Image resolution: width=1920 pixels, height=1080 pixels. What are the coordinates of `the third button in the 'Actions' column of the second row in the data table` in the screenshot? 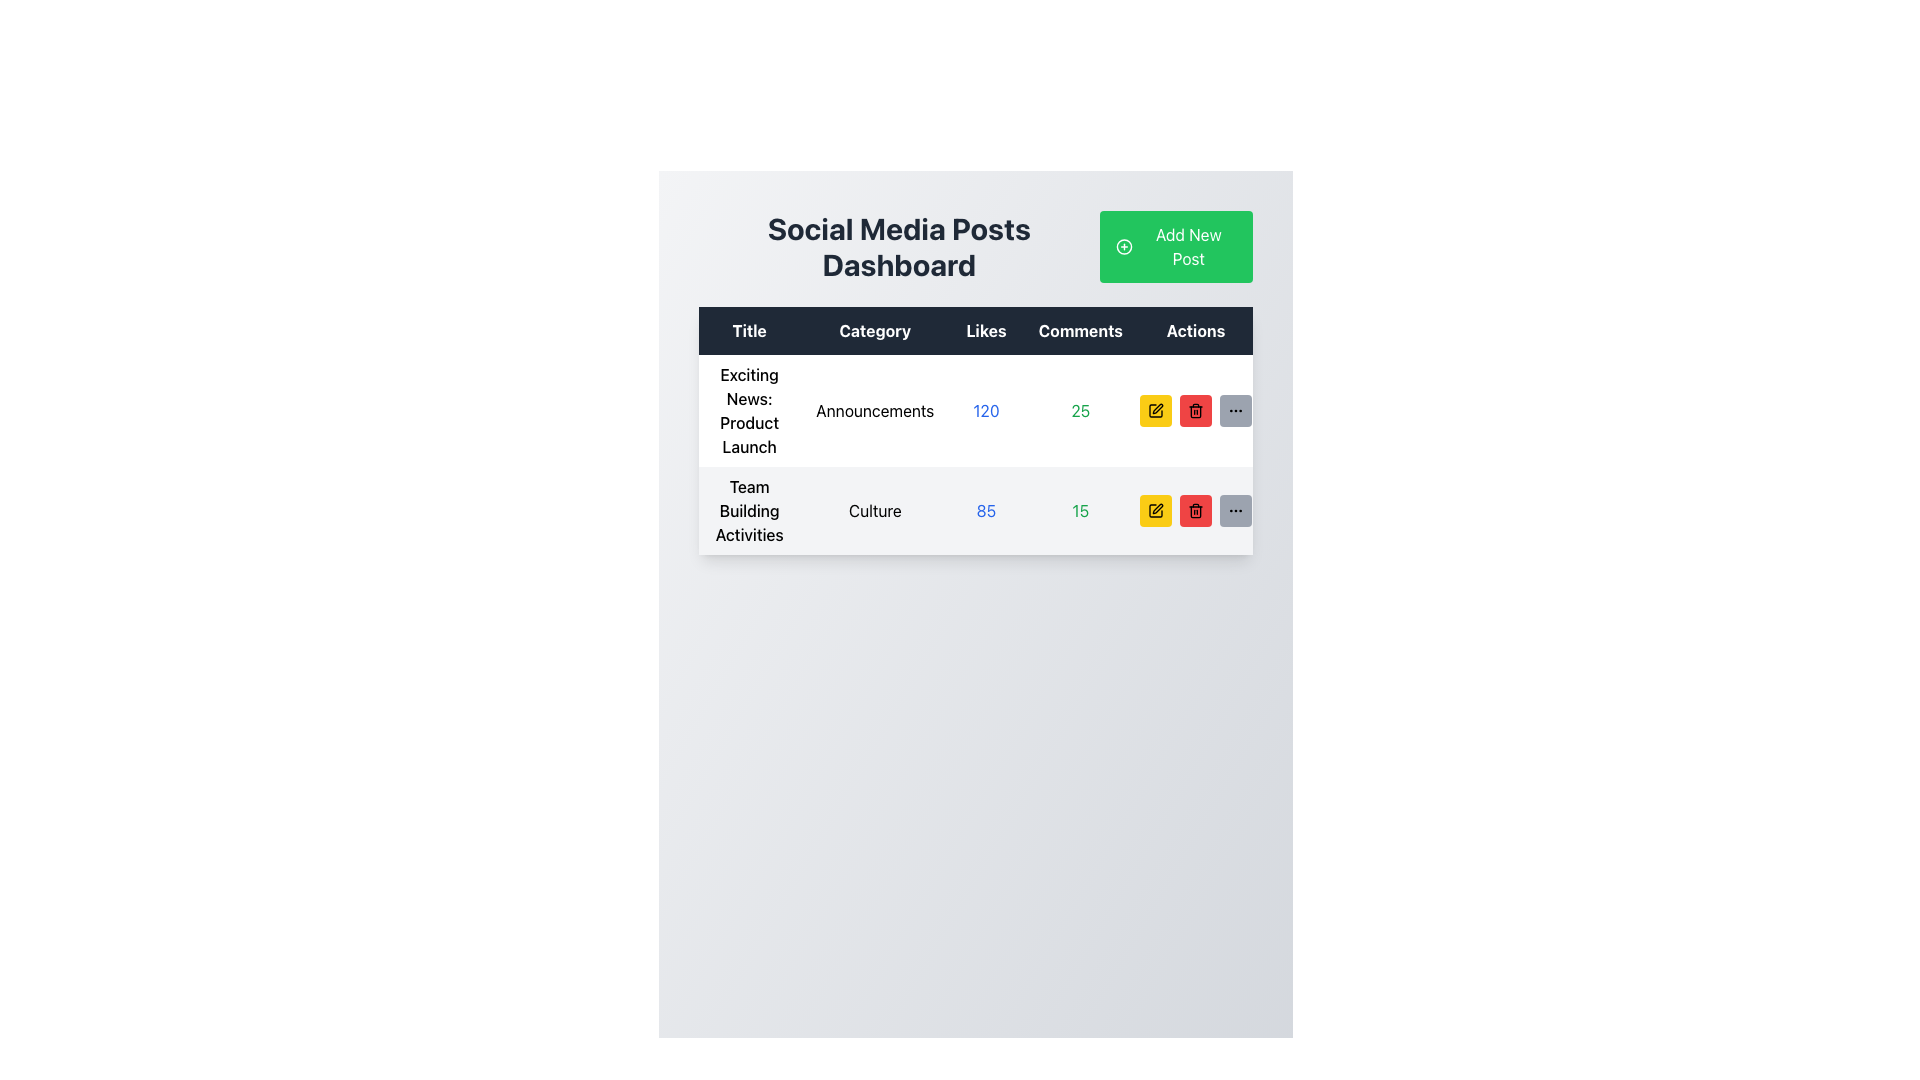 It's located at (1235, 509).